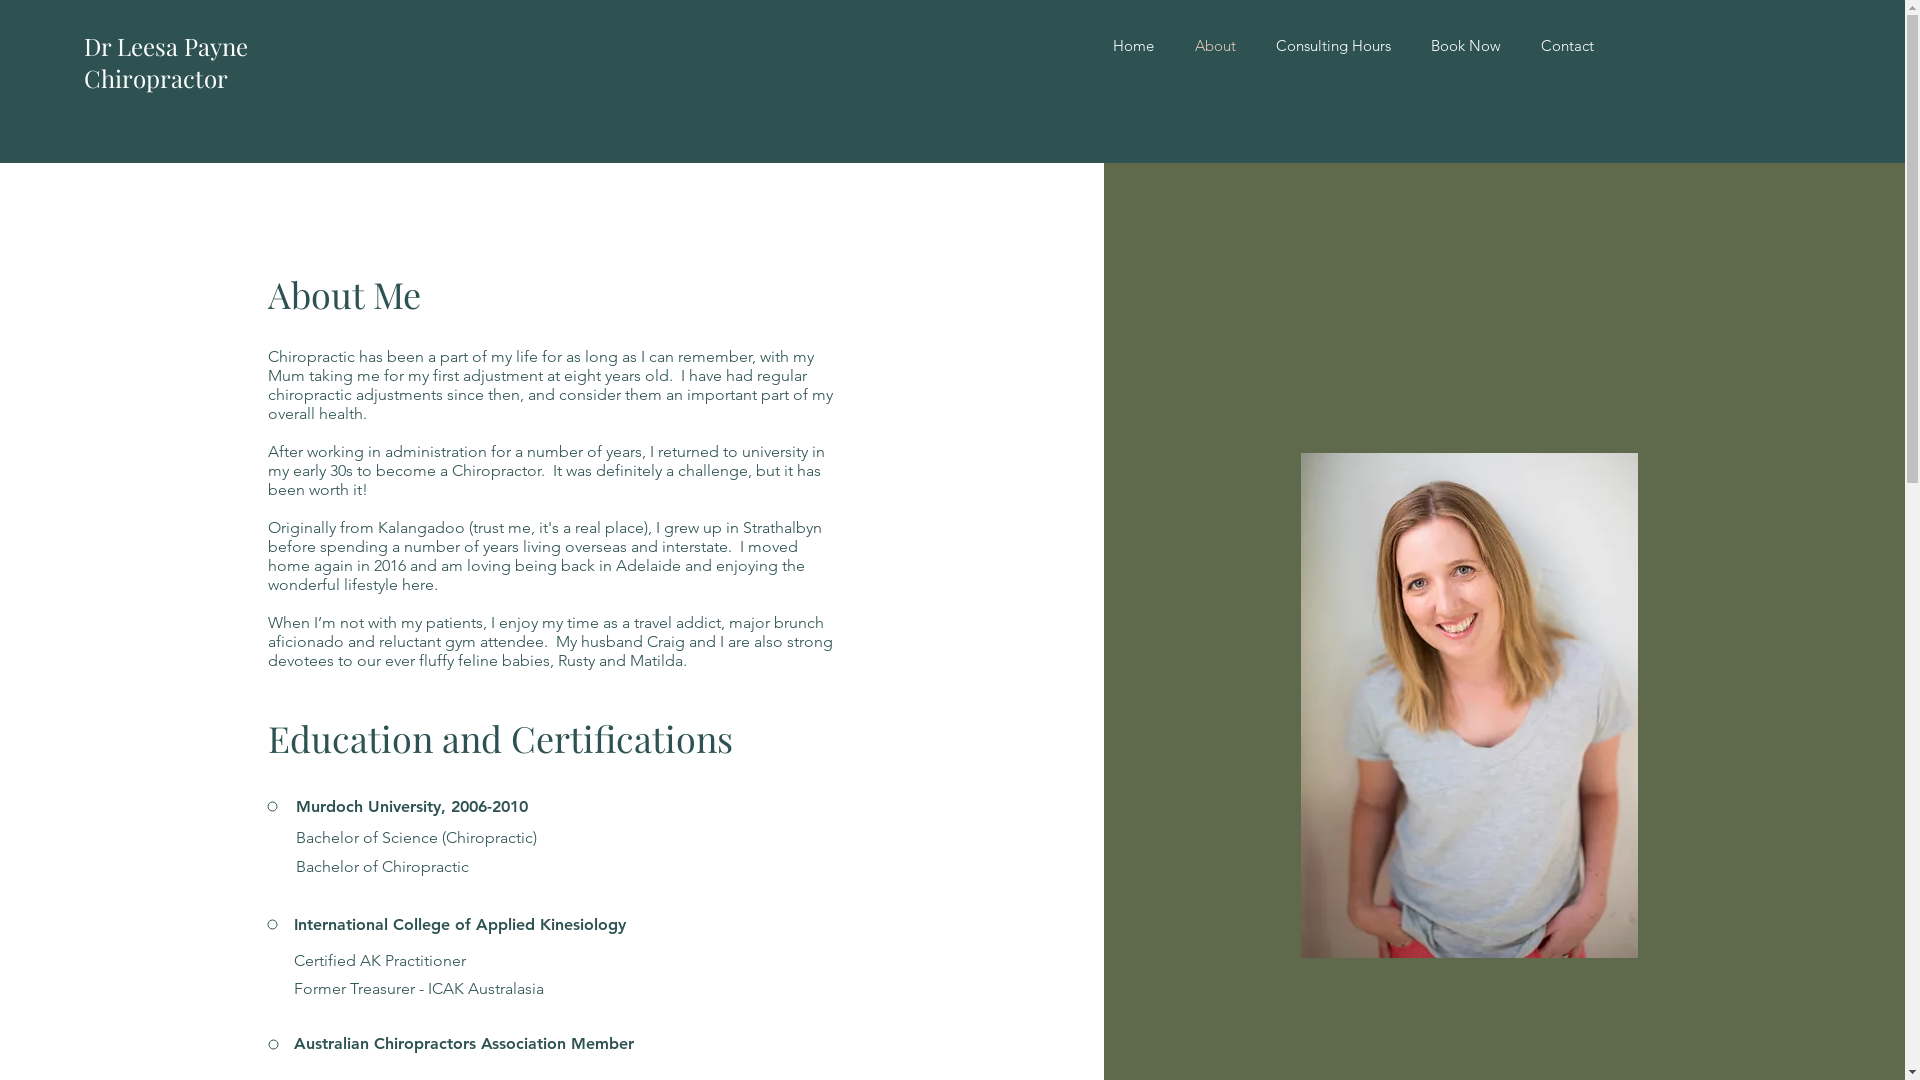  Describe the element at coordinates (1566, 45) in the screenshot. I see `'Contact'` at that location.